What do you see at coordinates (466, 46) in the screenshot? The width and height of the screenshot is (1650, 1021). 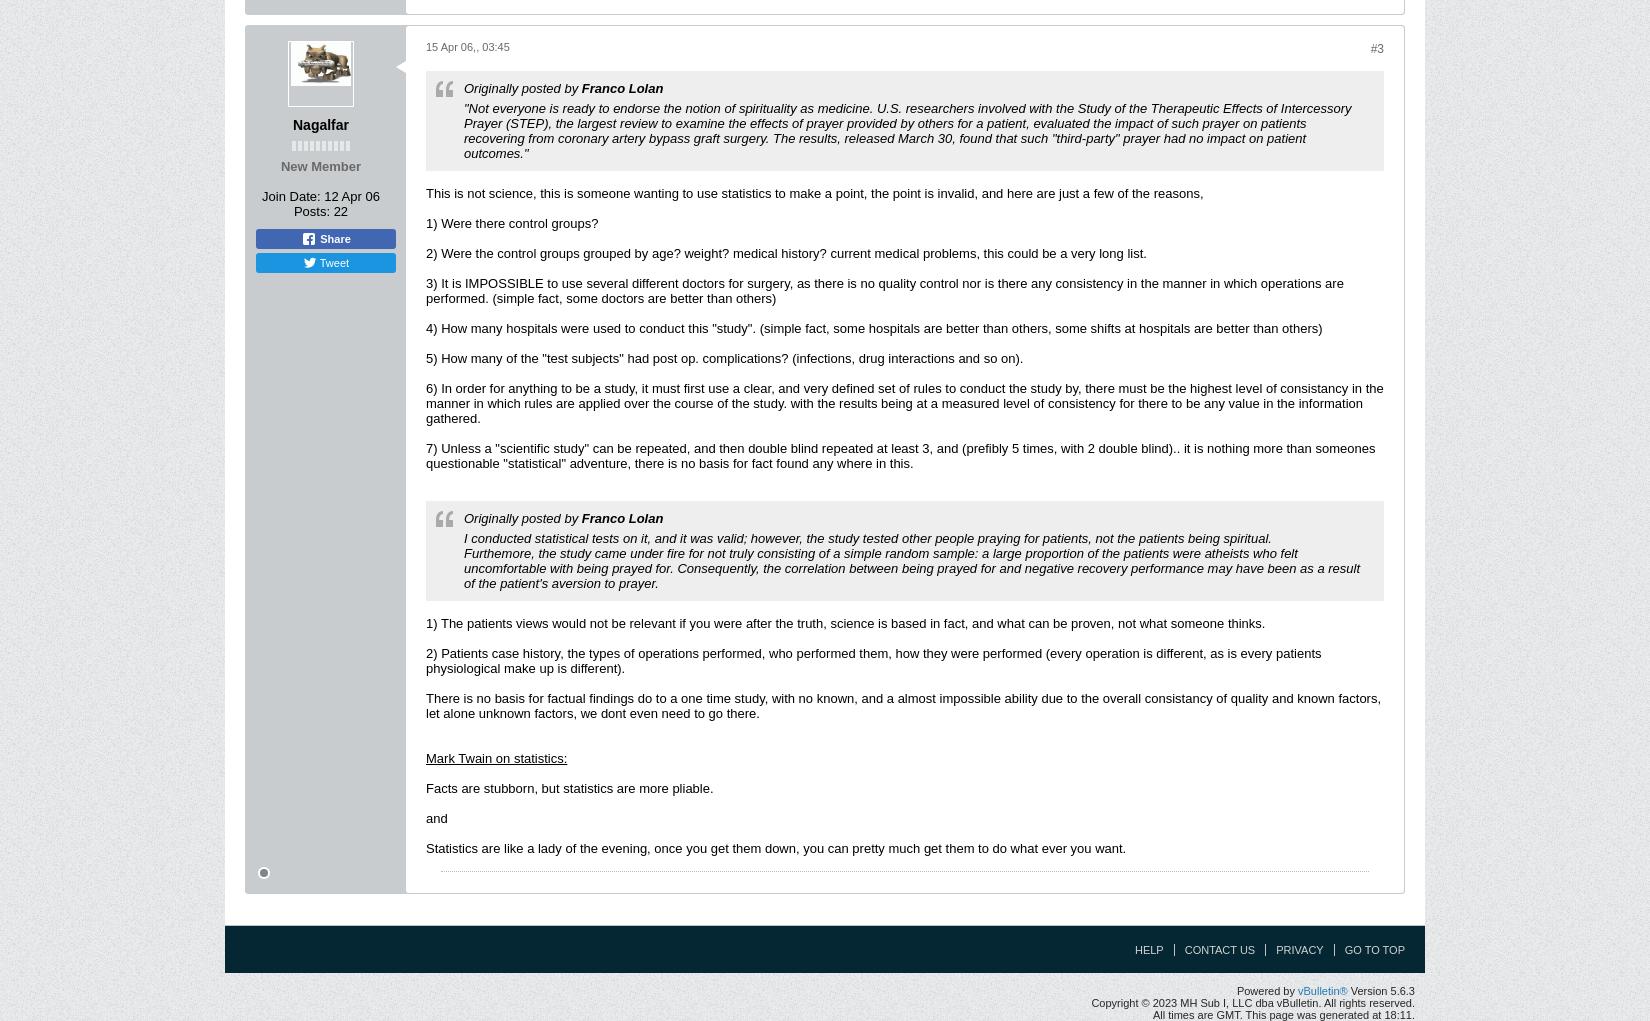 I see `'15 Apr 06,, 03:45'` at bounding box center [466, 46].